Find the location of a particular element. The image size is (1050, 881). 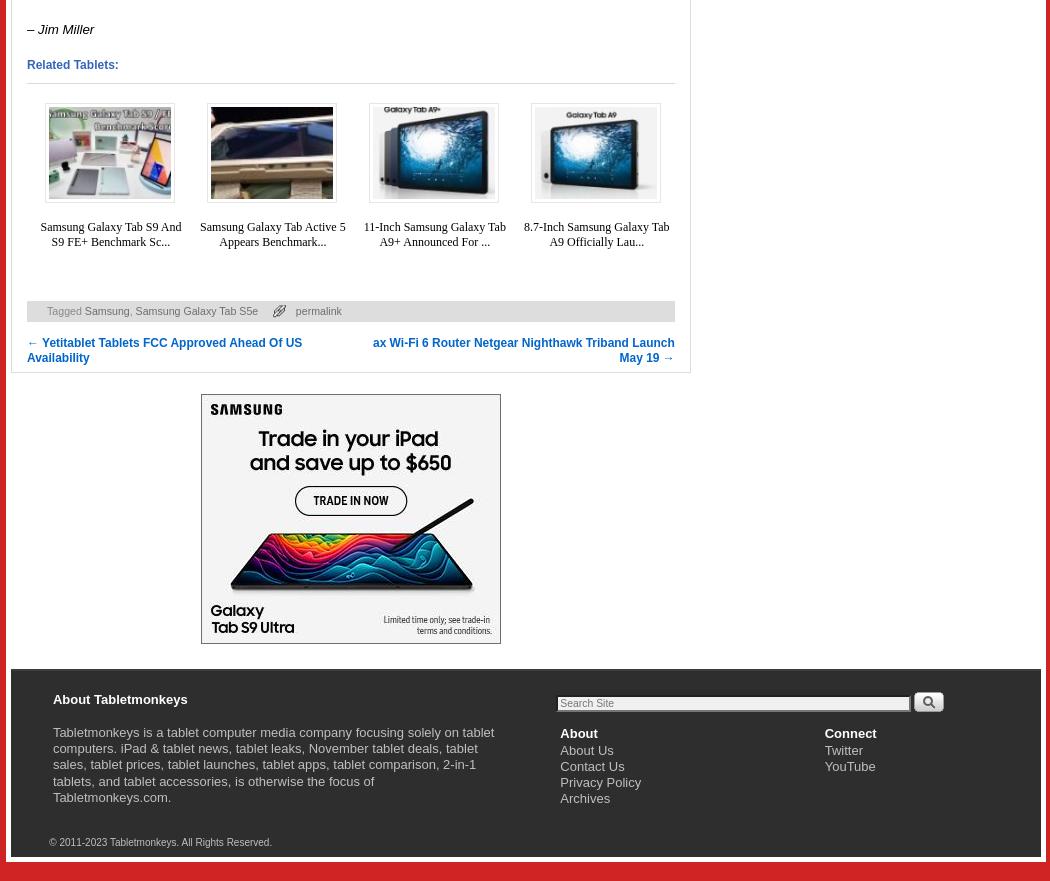

'Tabletmonkeys' is located at coordinates (95, 731).